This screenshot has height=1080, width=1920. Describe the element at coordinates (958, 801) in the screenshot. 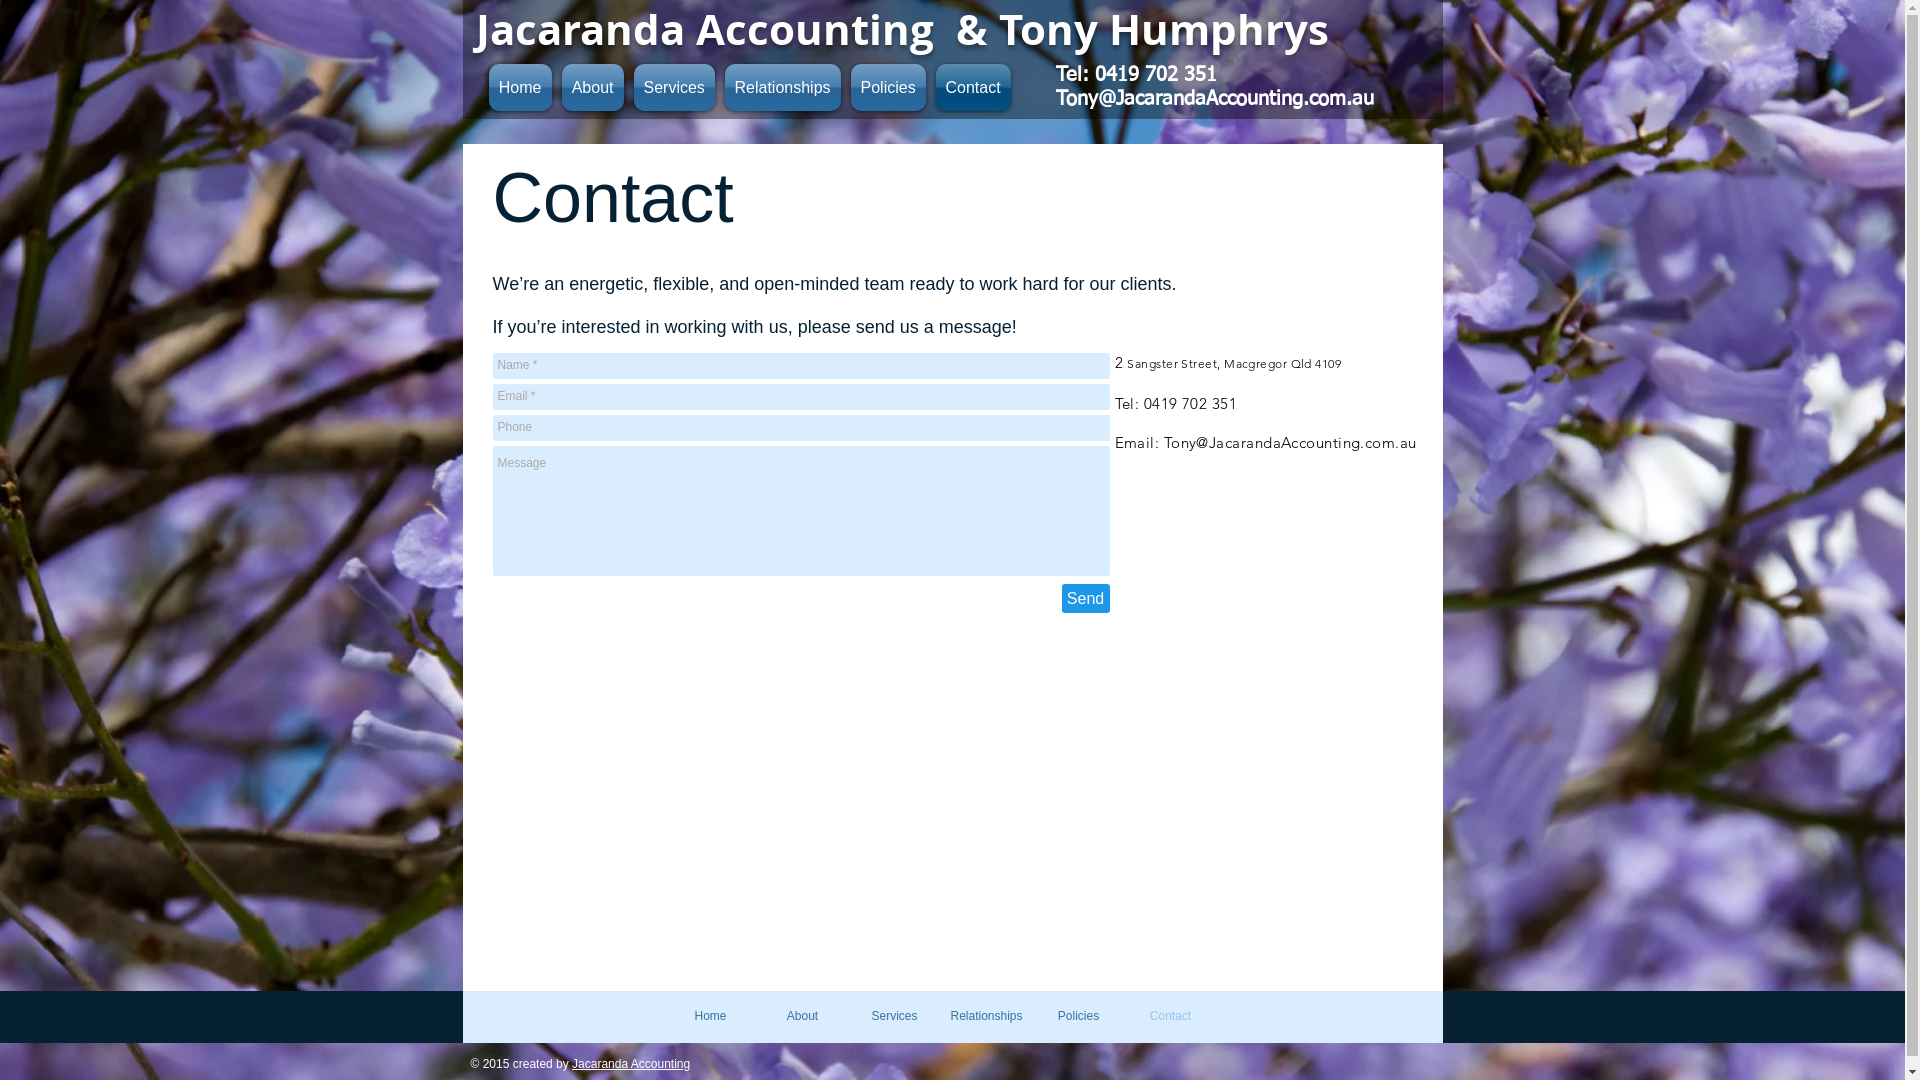

I see `'Google Maps'` at that location.